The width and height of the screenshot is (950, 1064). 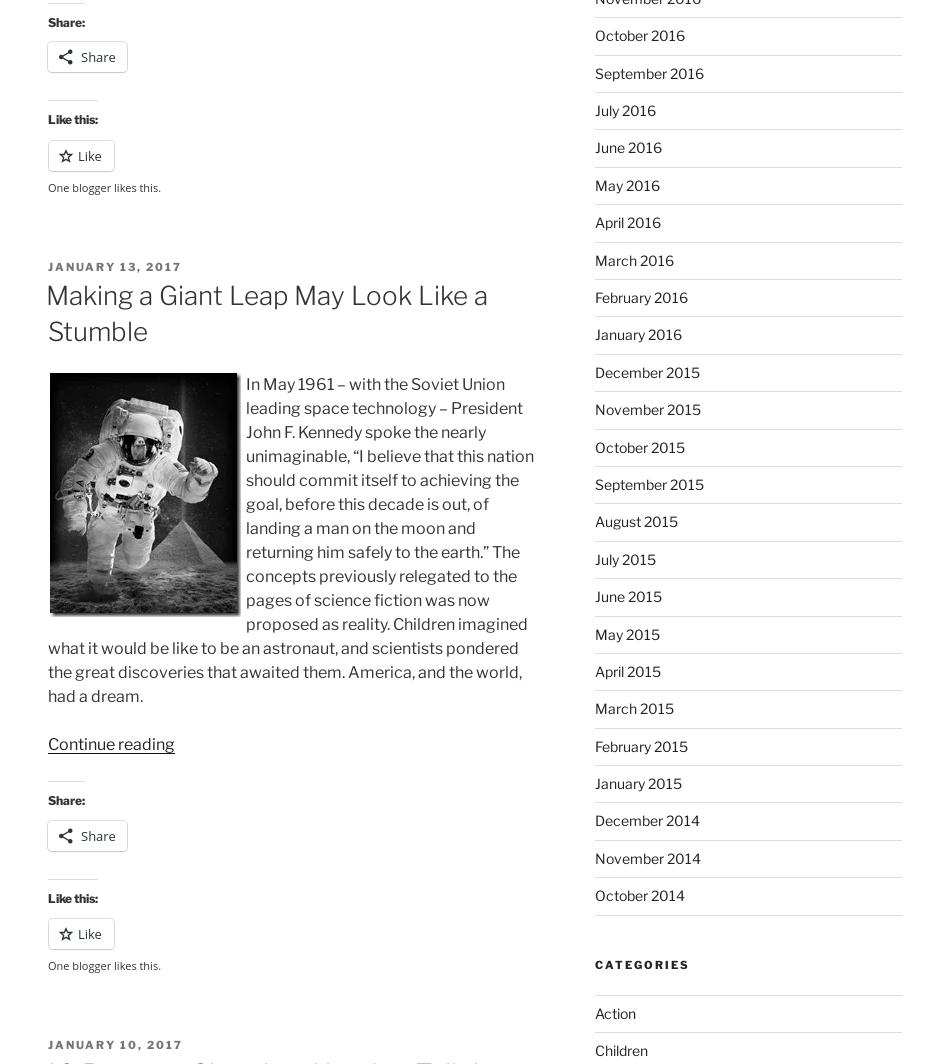 I want to click on 'August 2015', so click(x=635, y=521).